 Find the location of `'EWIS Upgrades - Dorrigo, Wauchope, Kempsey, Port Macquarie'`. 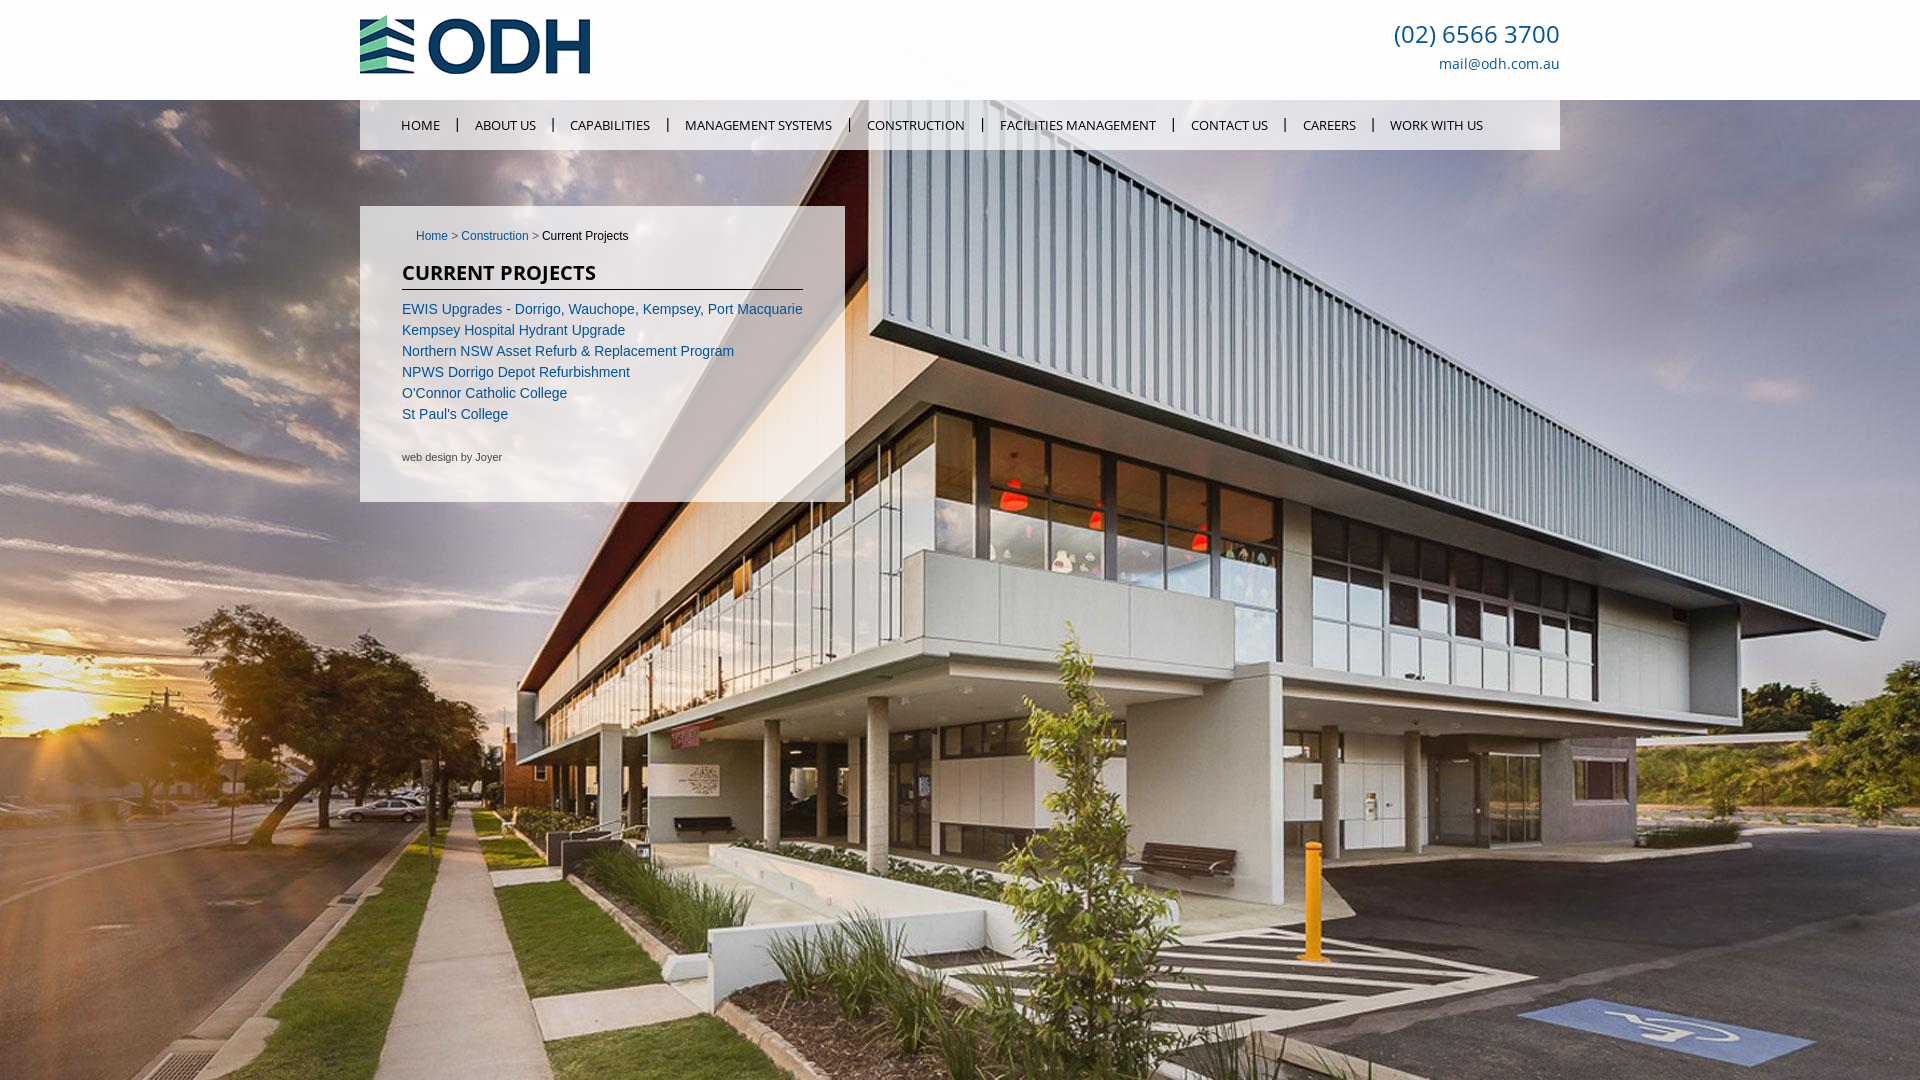

'EWIS Upgrades - Dorrigo, Wauchope, Kempsey, Port Macquarie' is located at coordinates (601, 308).